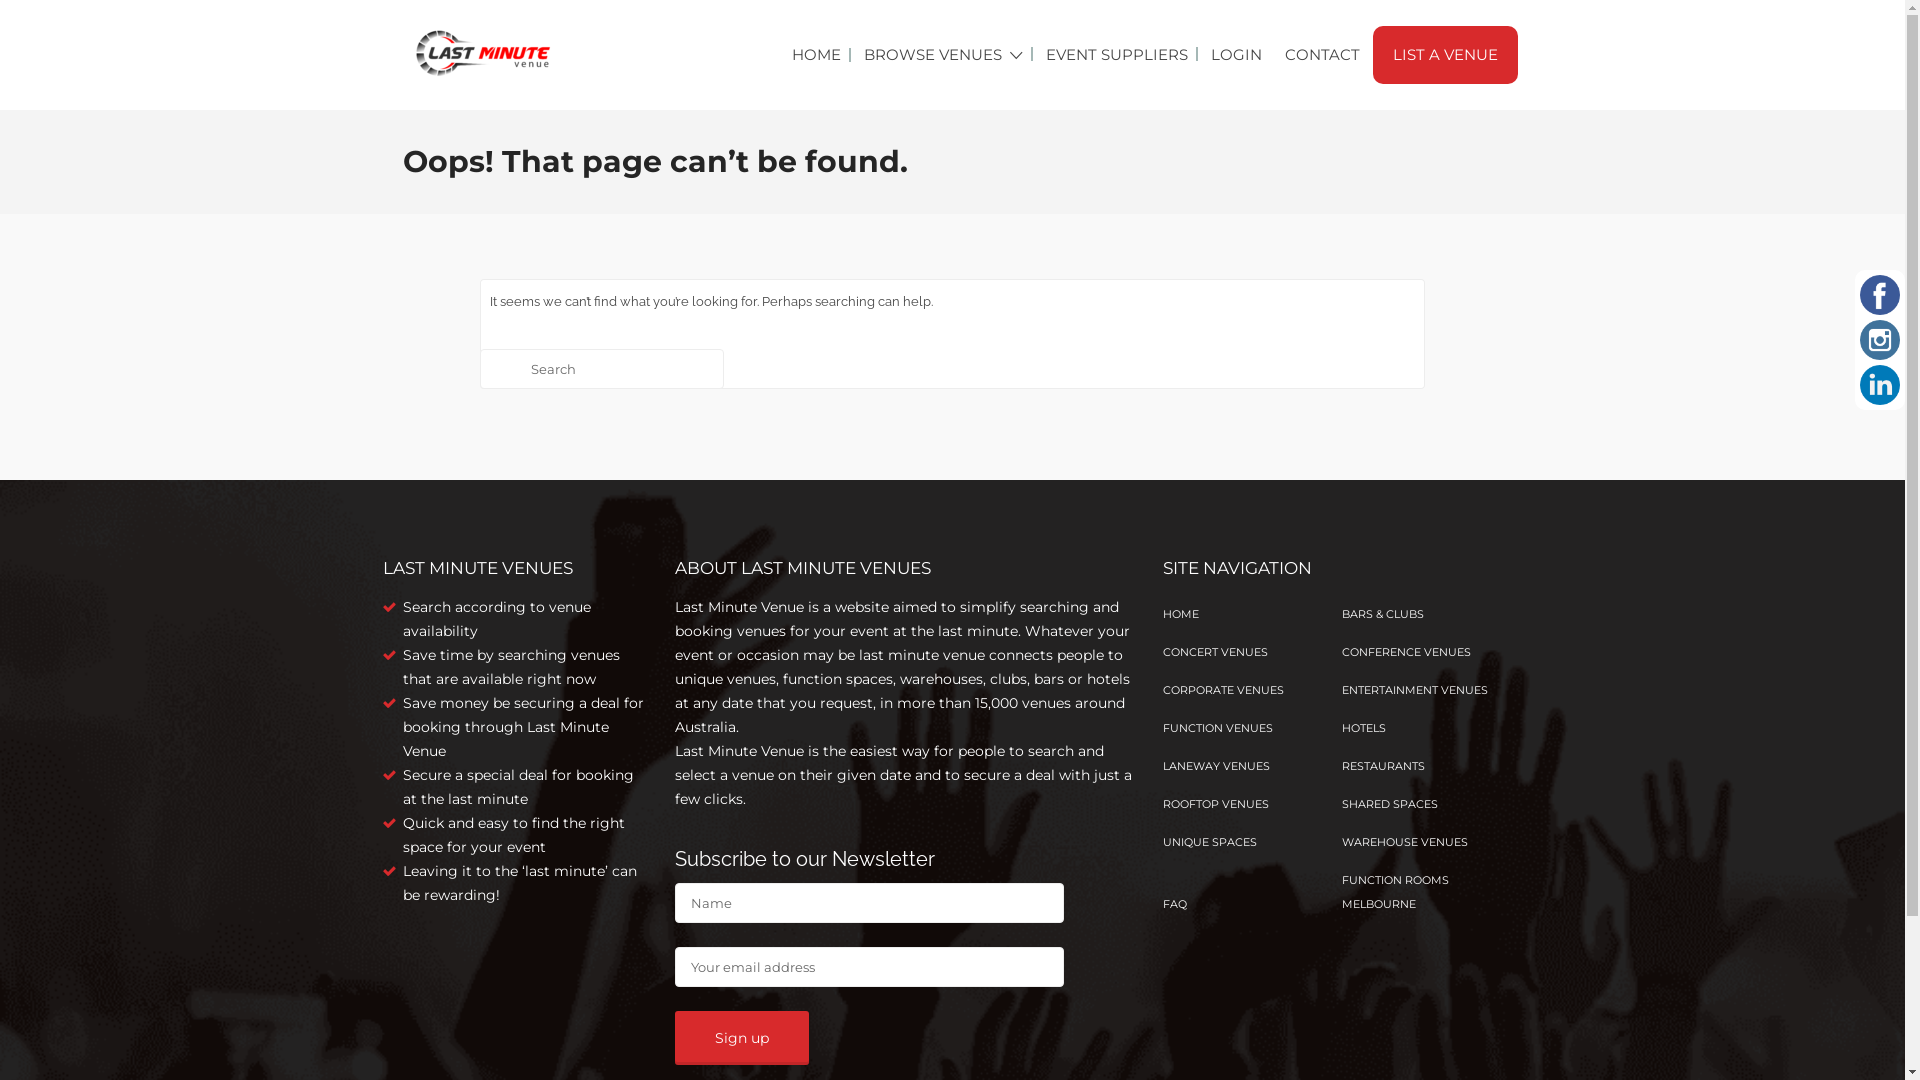  Describe the element at coordinates (1213, 802) in the screenshot. I see `'ROOFTOP VENUES'` at that location.